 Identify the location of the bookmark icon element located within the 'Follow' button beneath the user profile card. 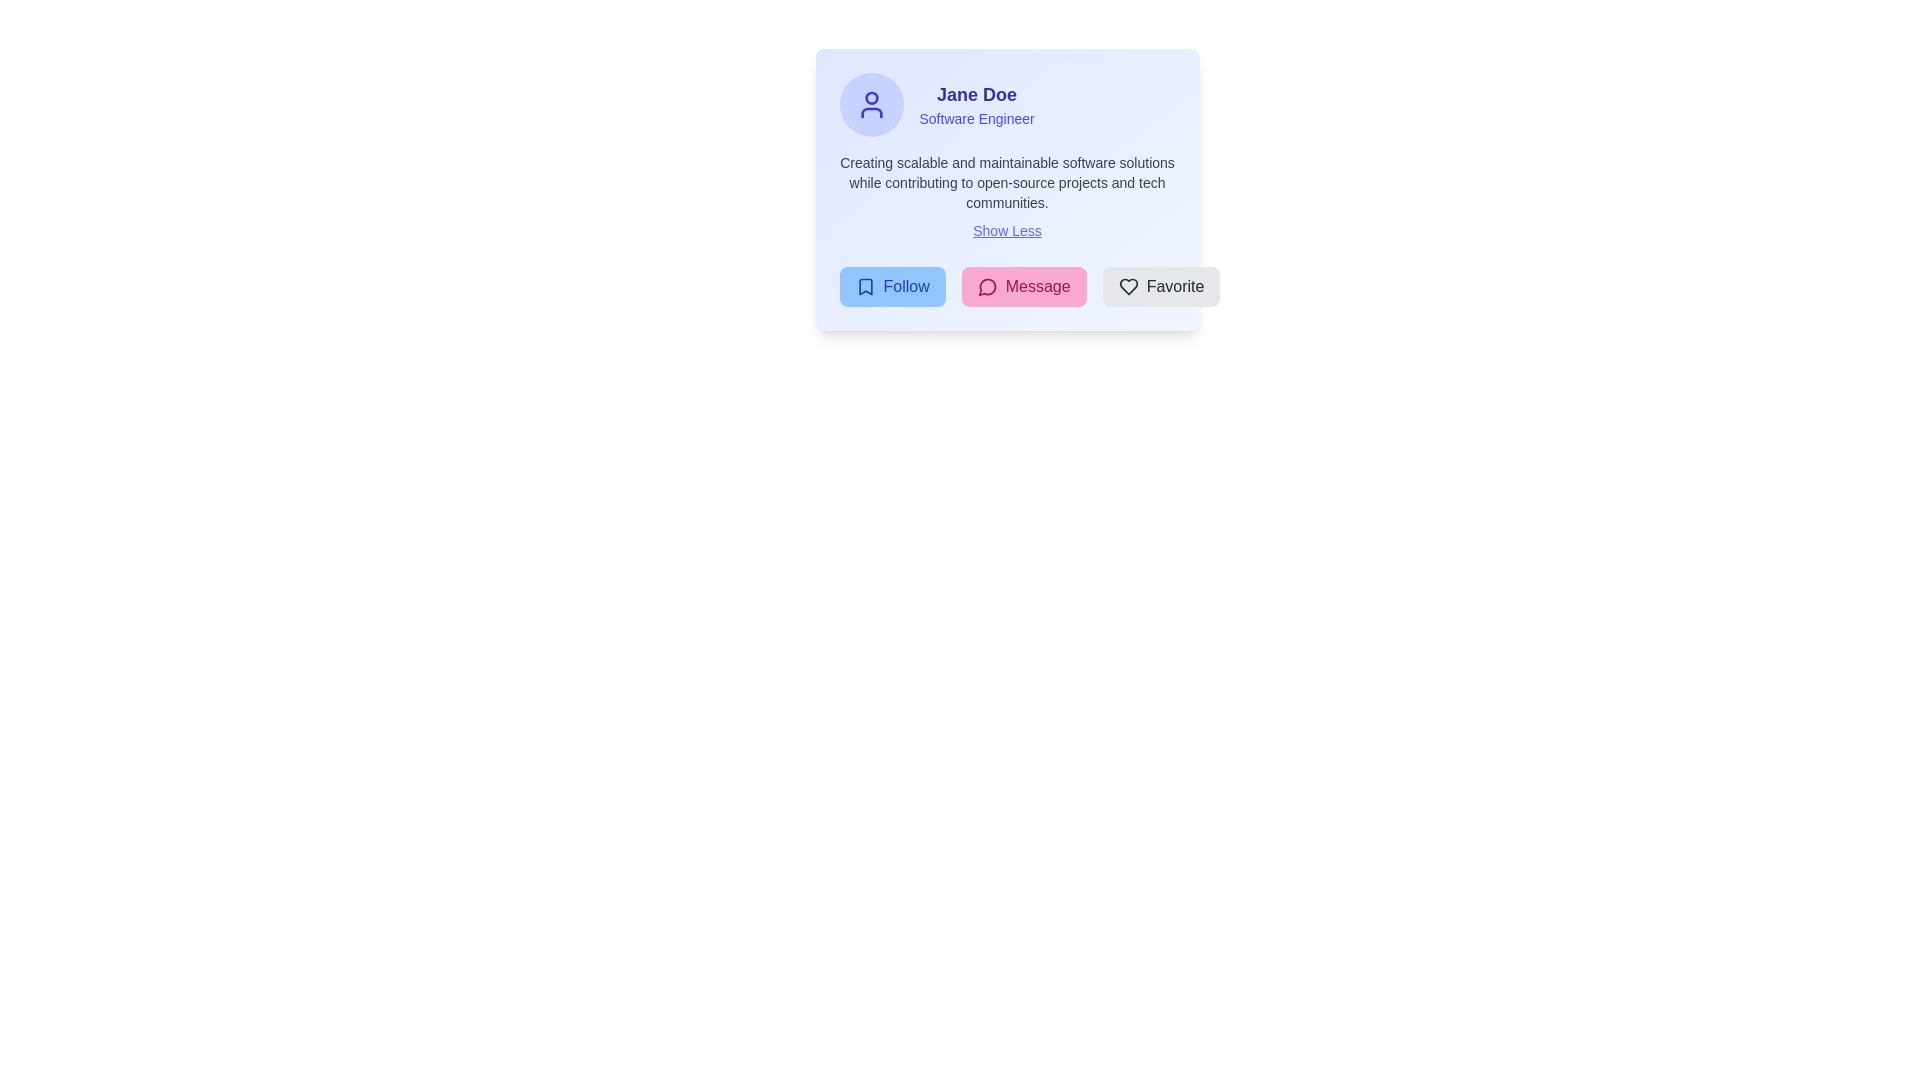
(865, 286).